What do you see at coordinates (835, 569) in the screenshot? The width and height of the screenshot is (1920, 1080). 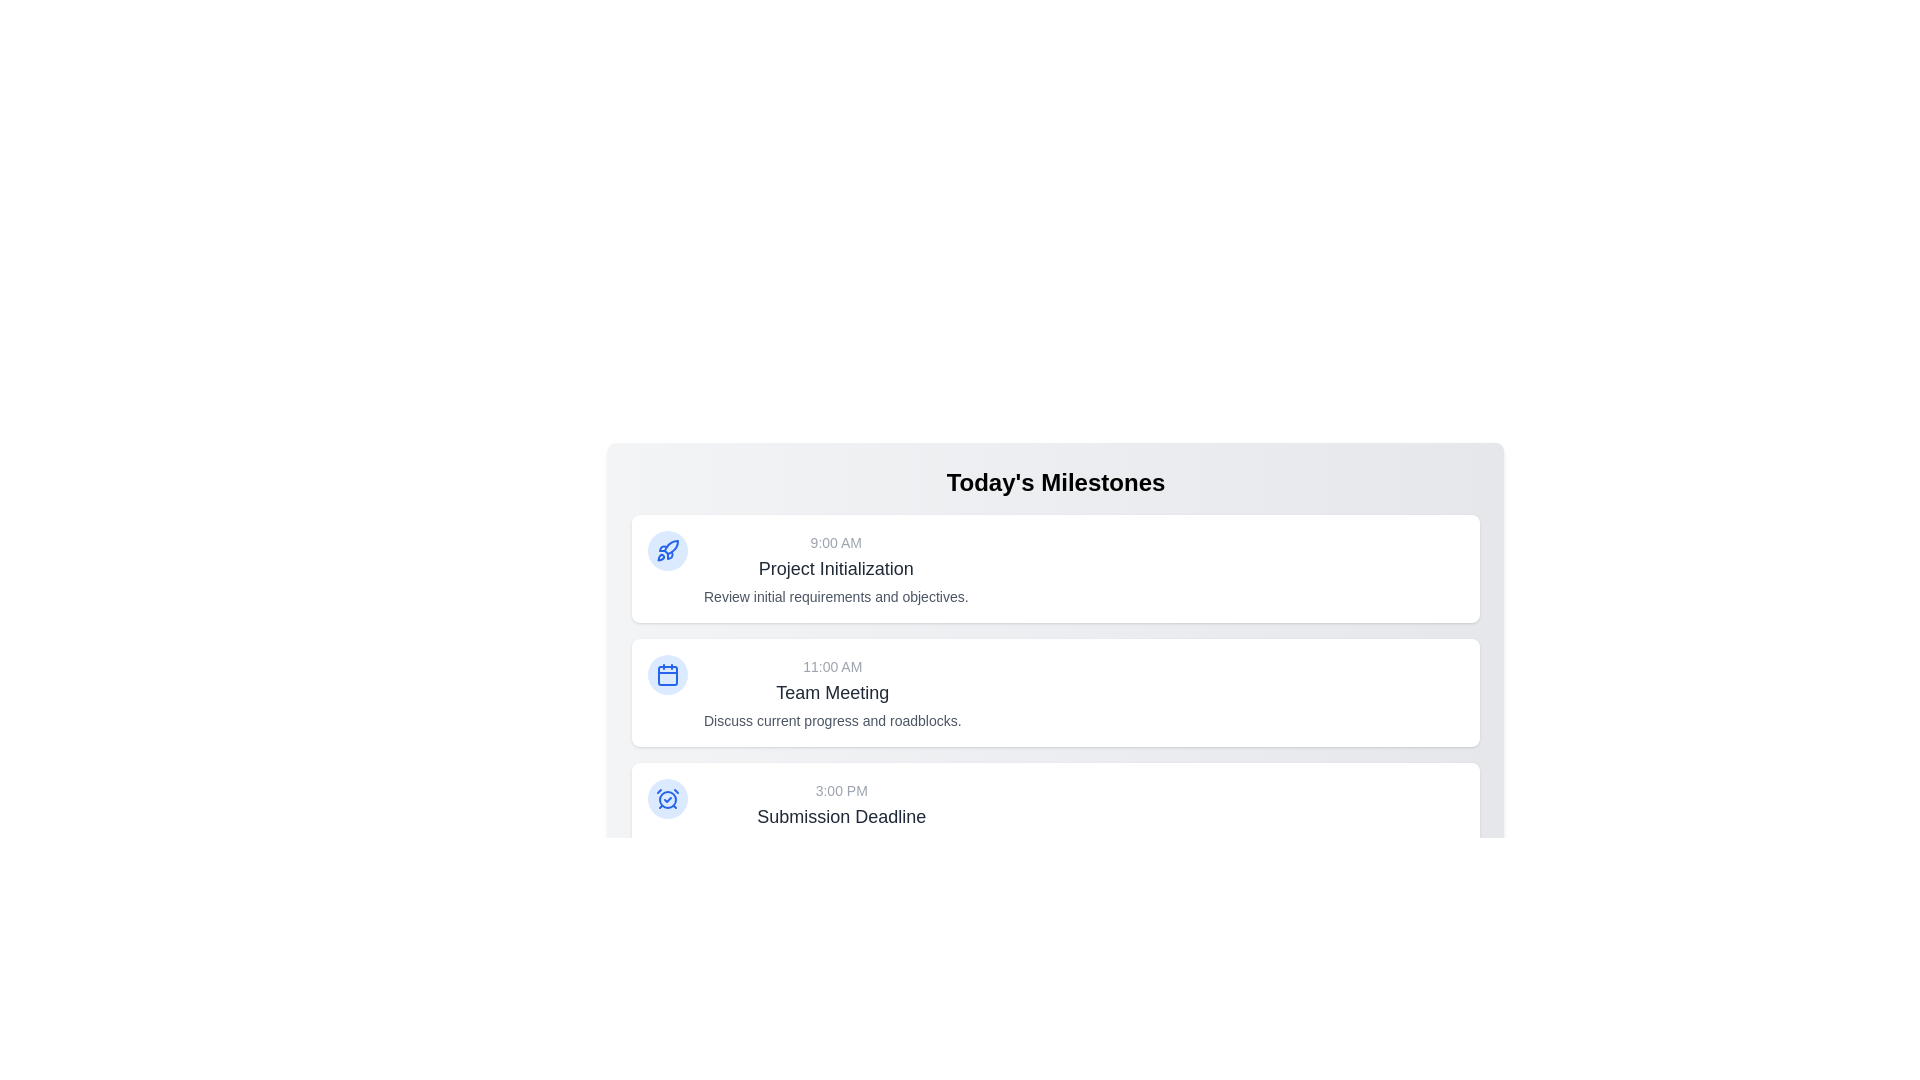 I see `the Text Label that serves as the title for a specific milestone event in the schedule, located beneath 'Today's Milestones'` at bounding box center [835, 569].